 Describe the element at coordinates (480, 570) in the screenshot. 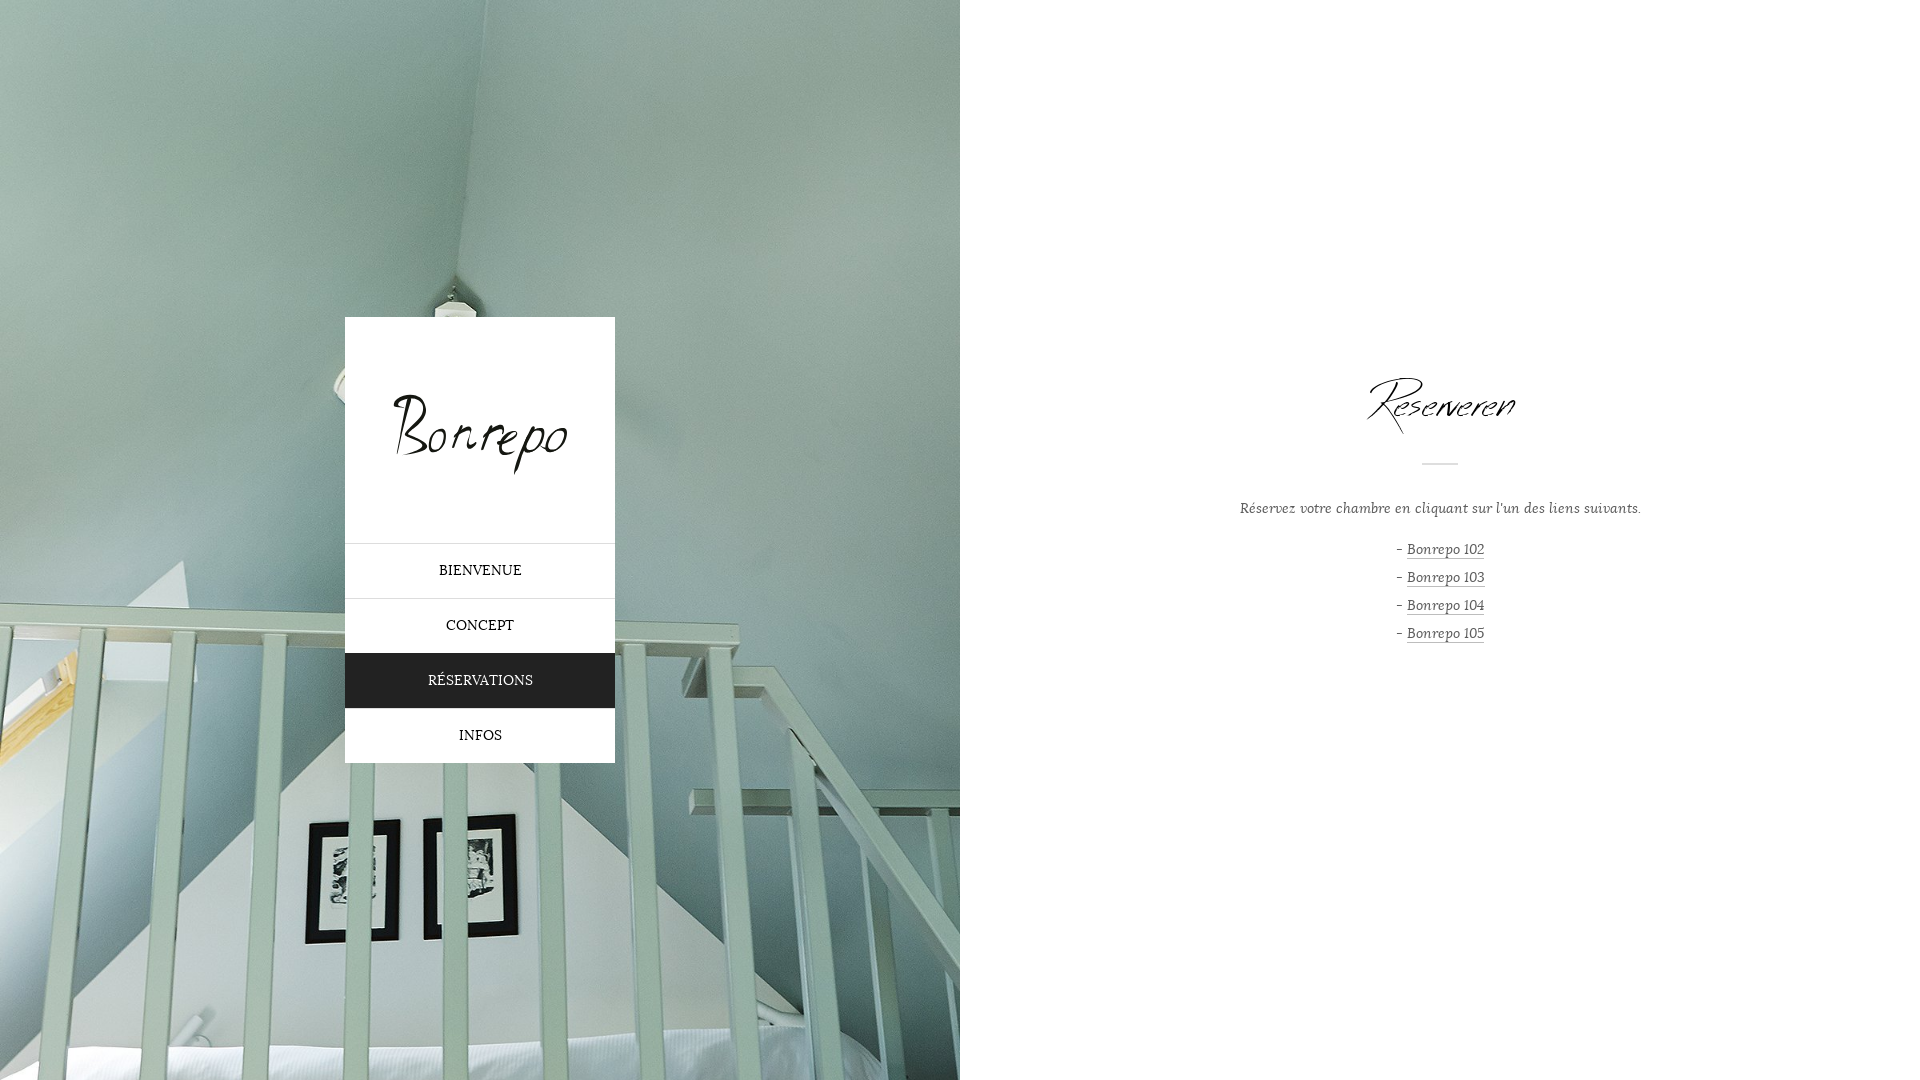

I see `'BIENVENUE'` at that location.